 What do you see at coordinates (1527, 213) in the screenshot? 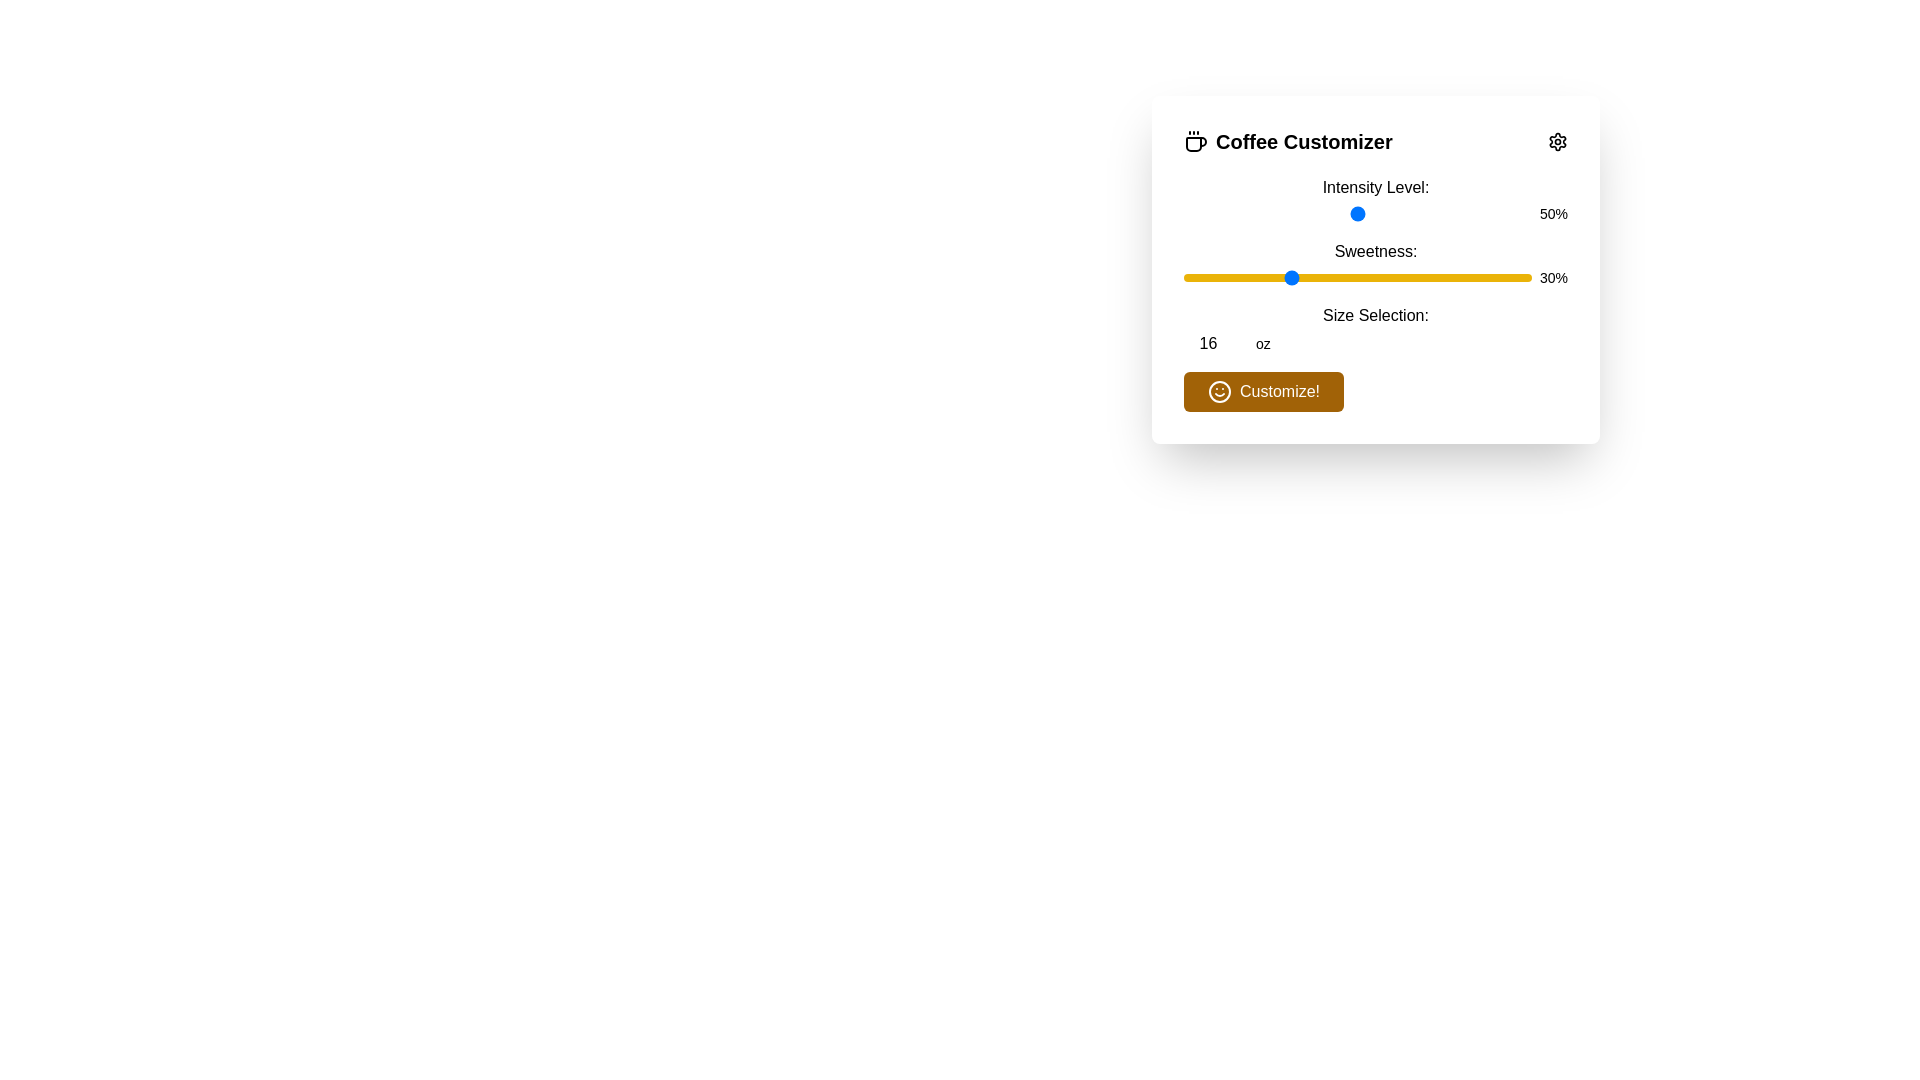
I see `the intensity level slider to 99%` at bounding box center [1527, 213].